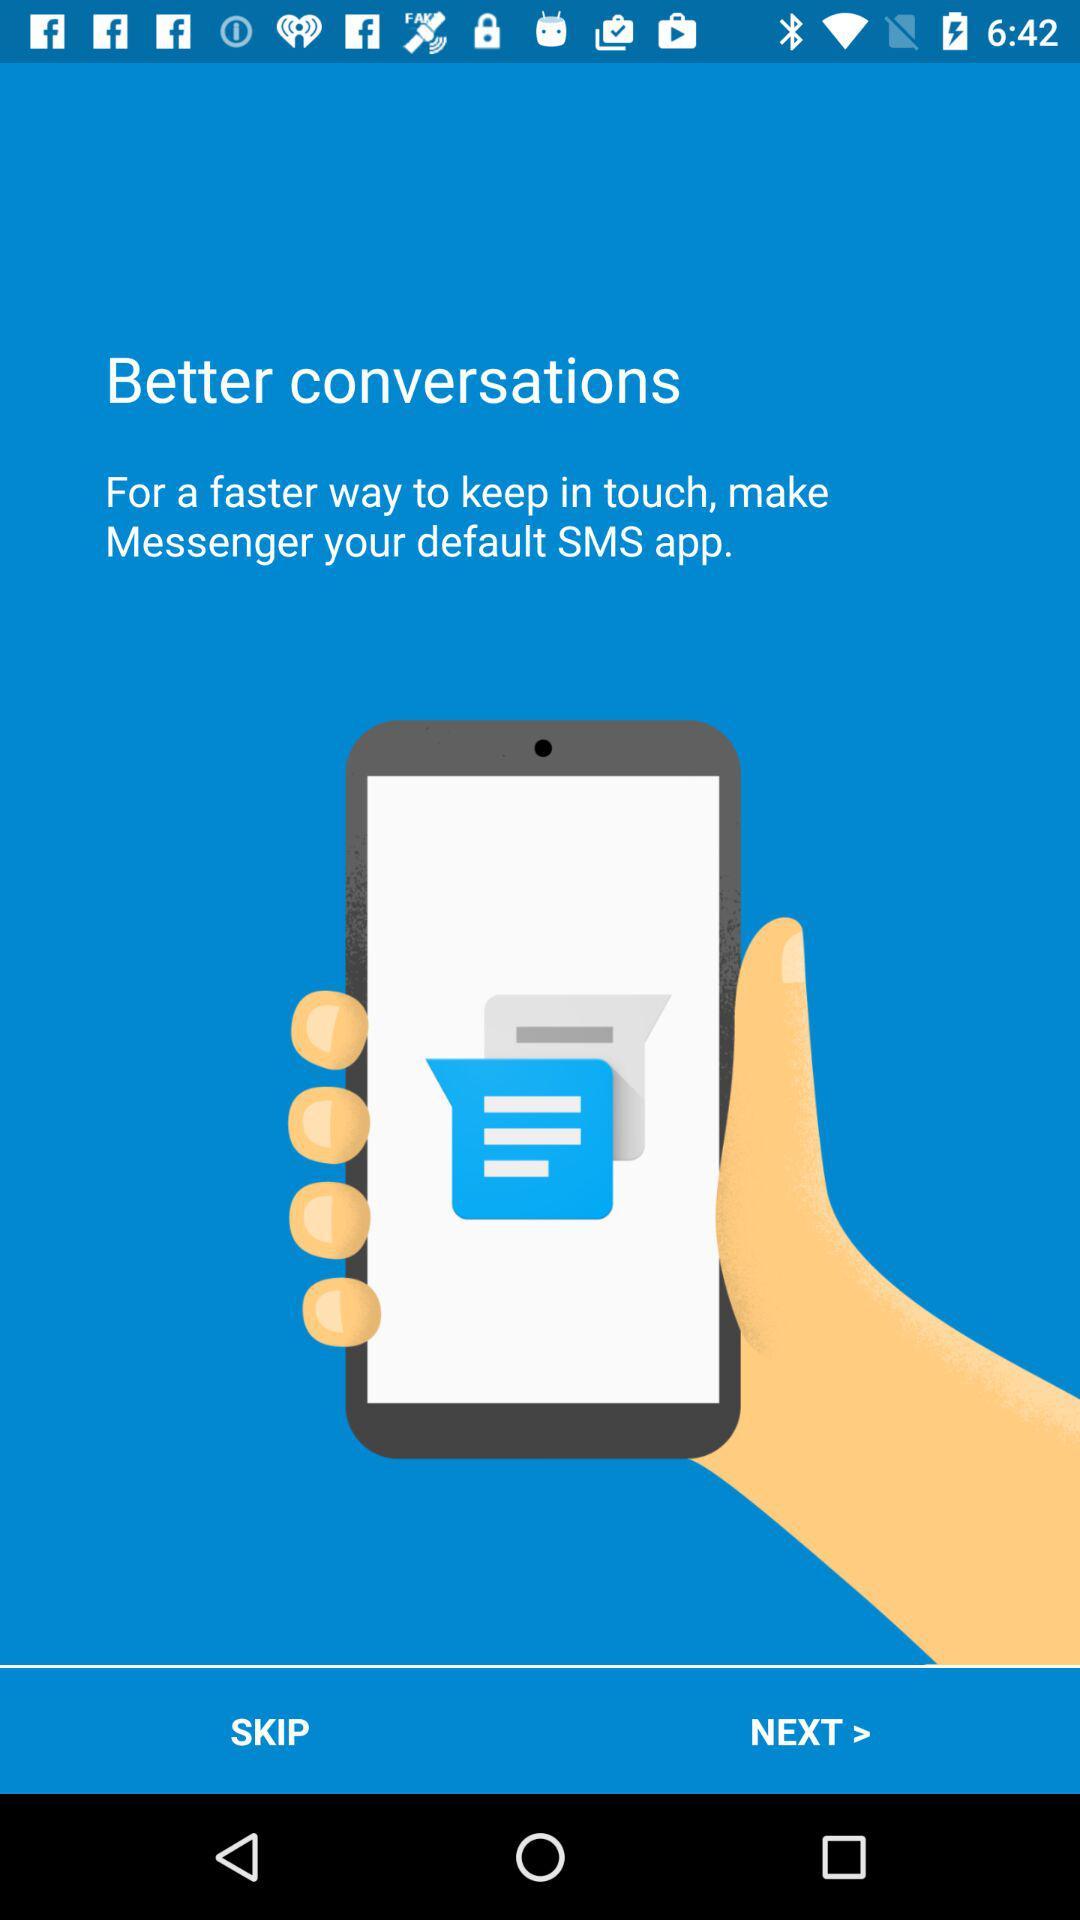  I want to click on icon next to the next > icon, so click(270, 1730).